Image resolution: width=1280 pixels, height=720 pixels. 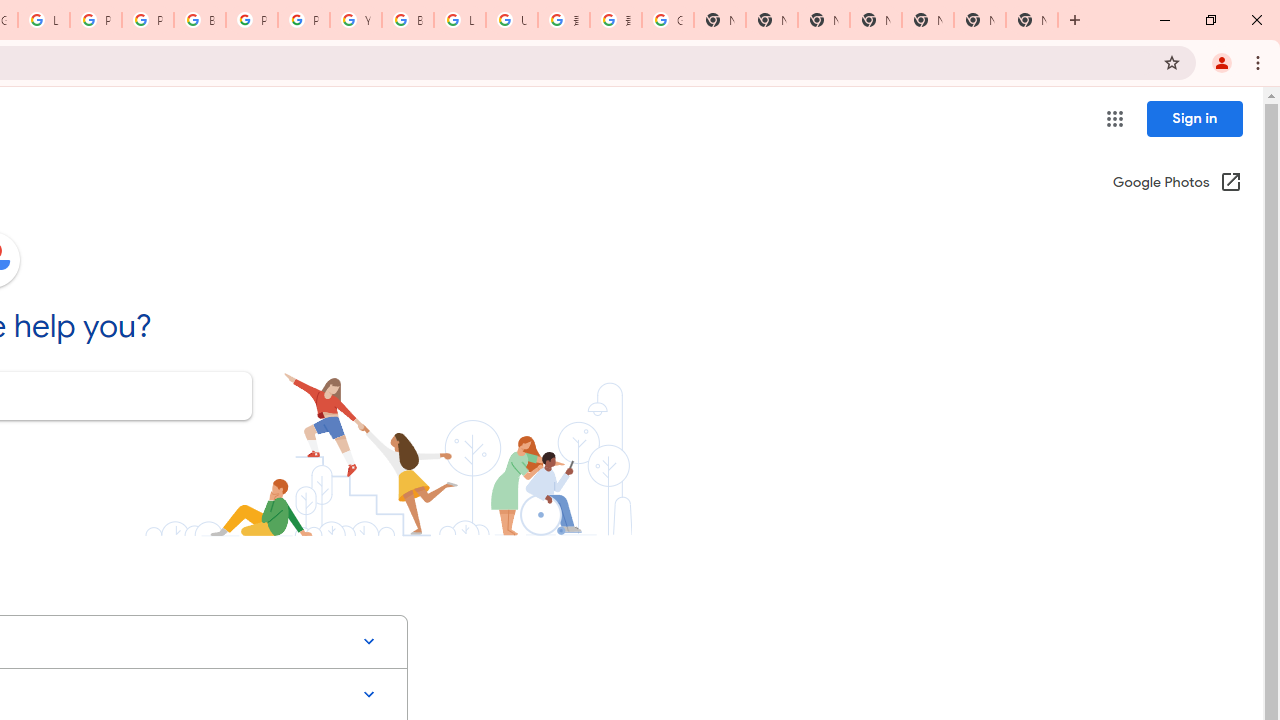 What do you see at coordinates (355, 20) in the screenshot?
I see `'YouTube'` at bounding box center [355, 20].